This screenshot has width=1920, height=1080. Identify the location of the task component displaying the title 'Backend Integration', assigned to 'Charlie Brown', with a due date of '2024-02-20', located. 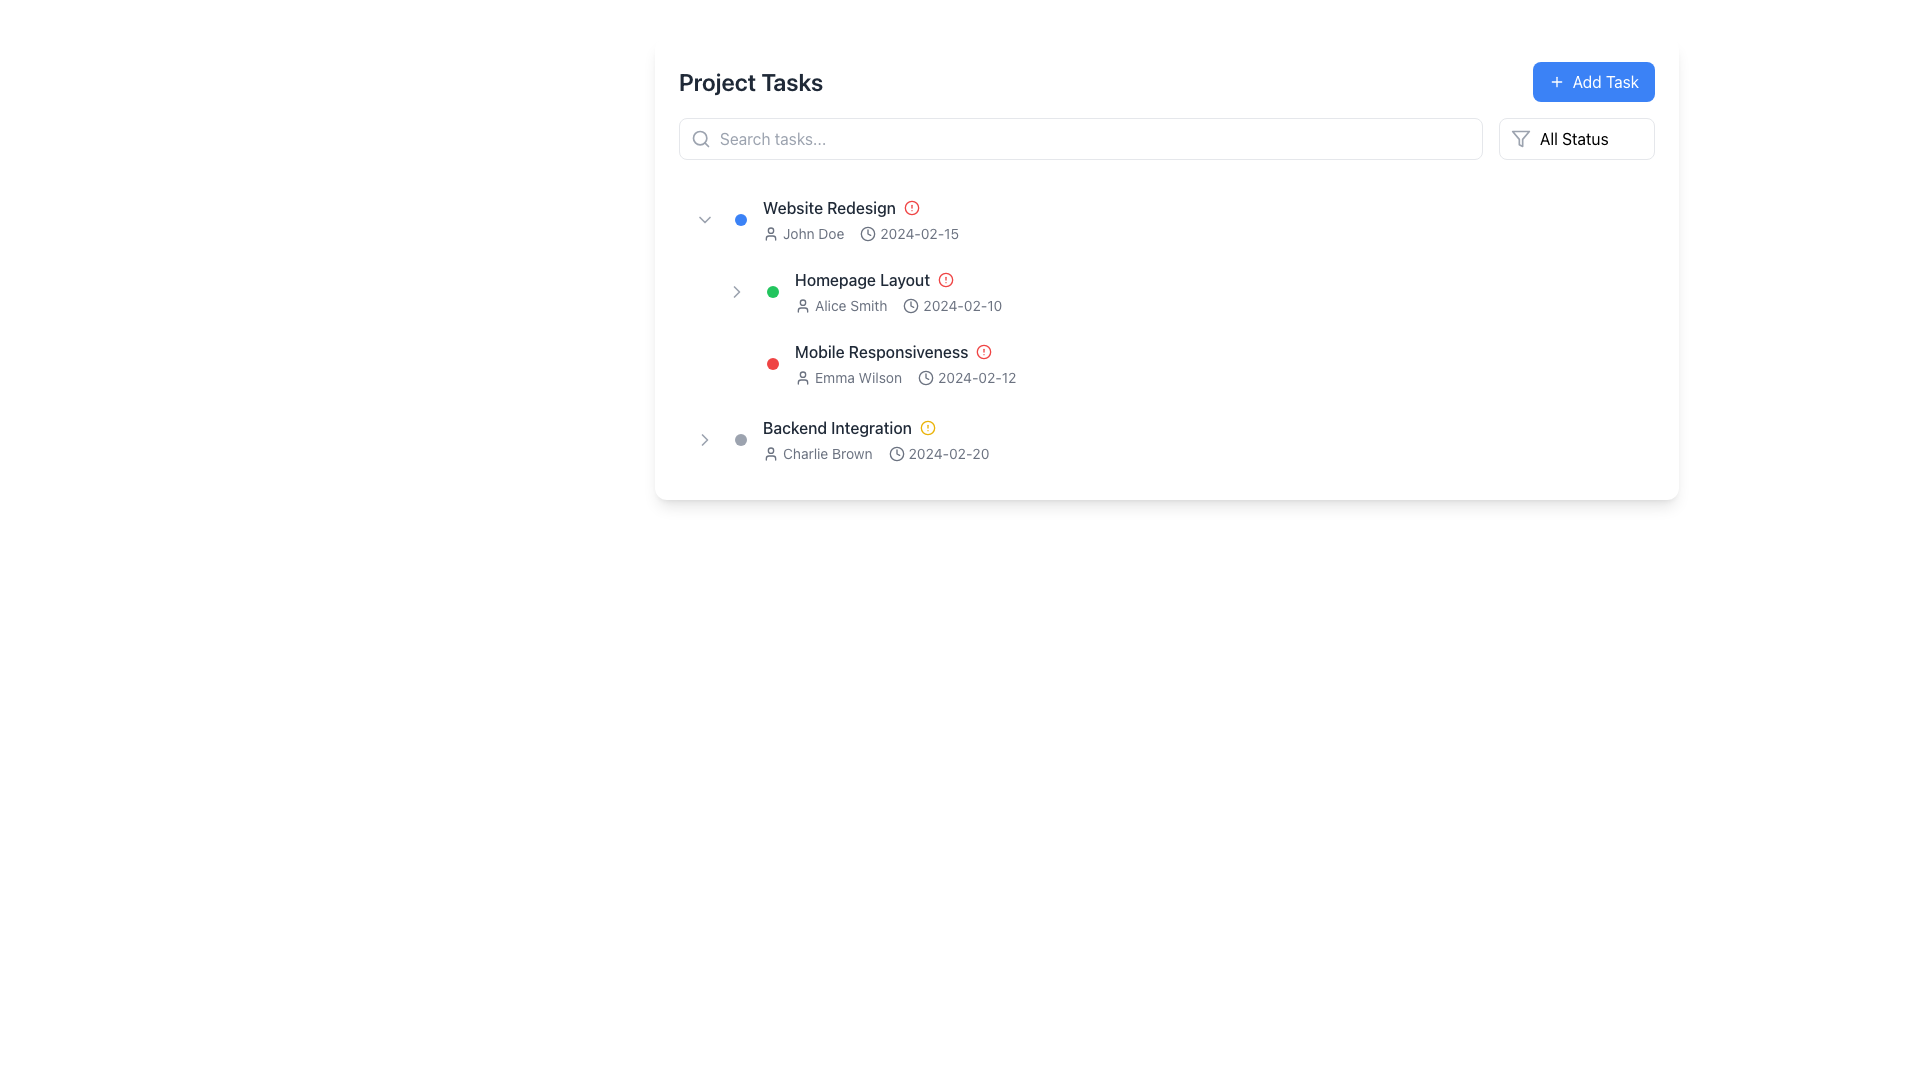
(1202, 438).